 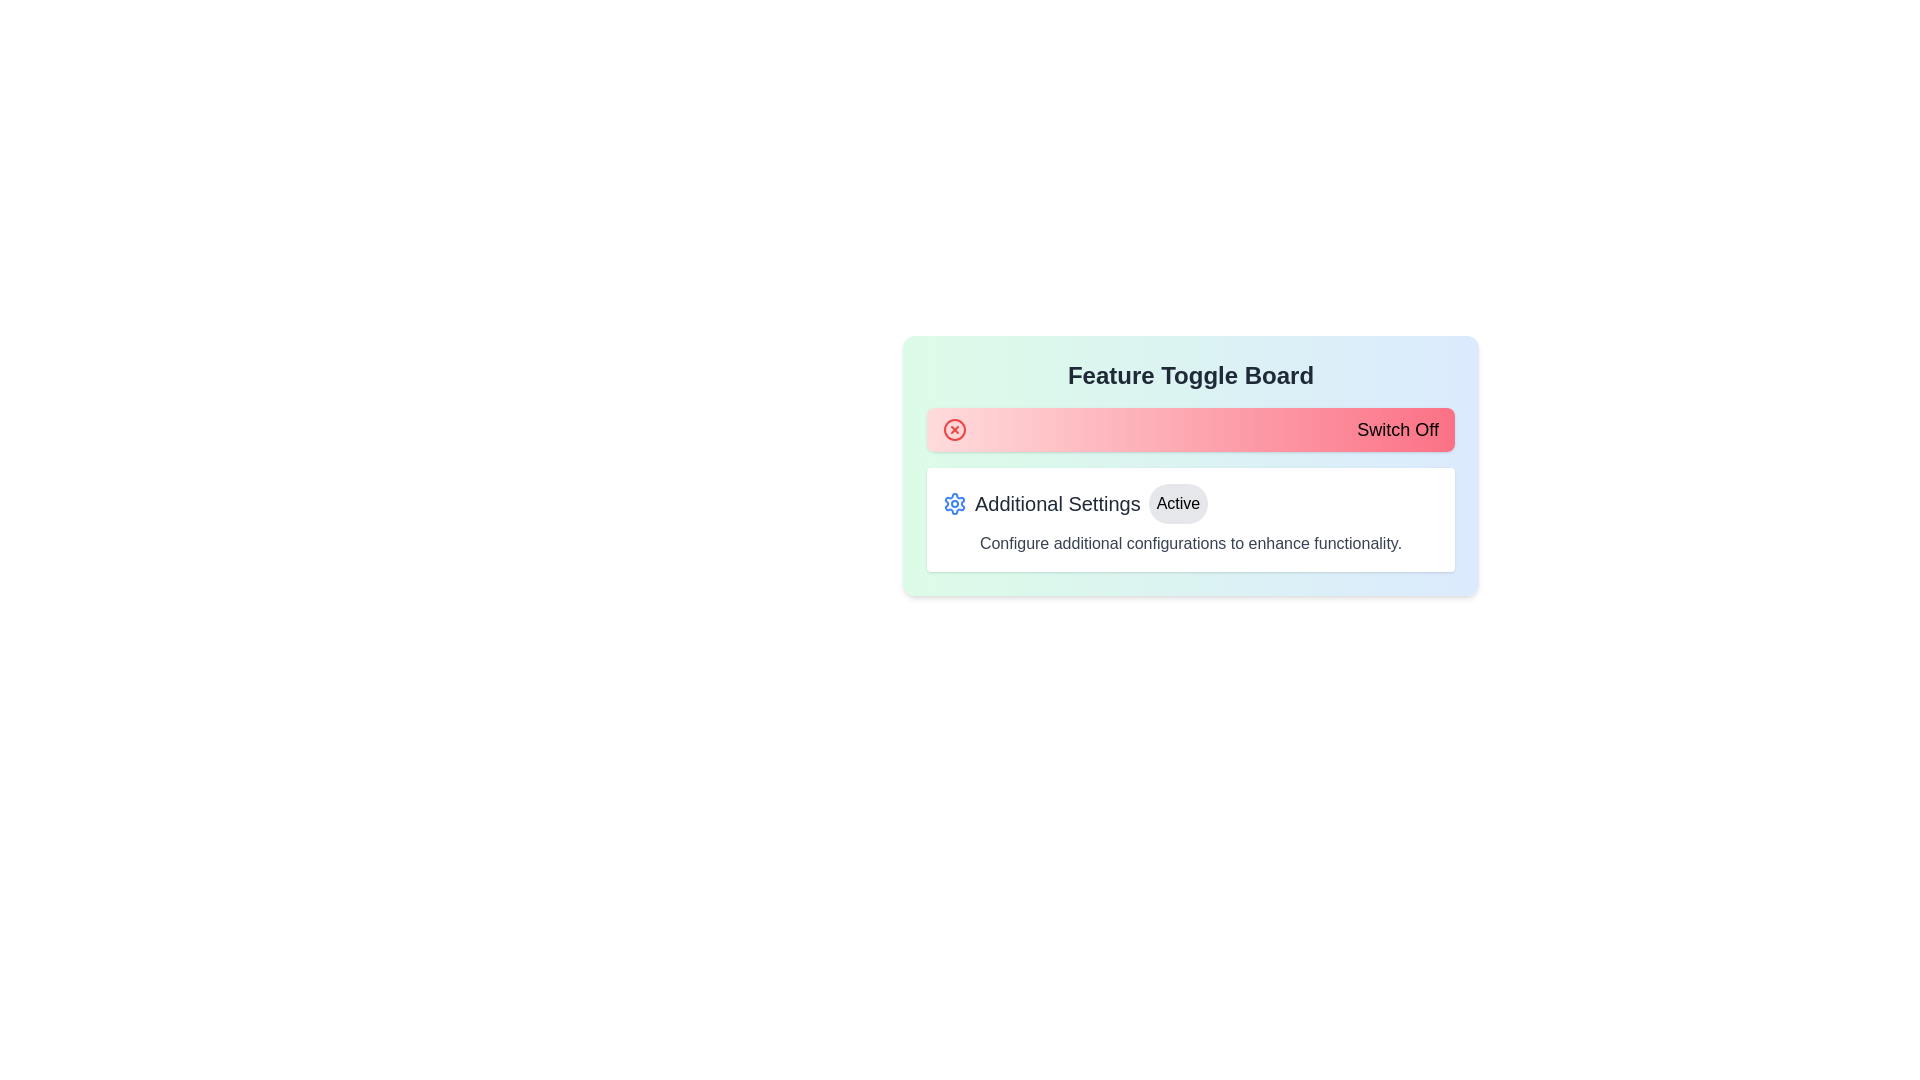 What do you see at coordinates (1190, 519) in the screenshot?
I see `the 'Active' status button on the 'Additional Settings' component` at bounding box center [1190, 519].